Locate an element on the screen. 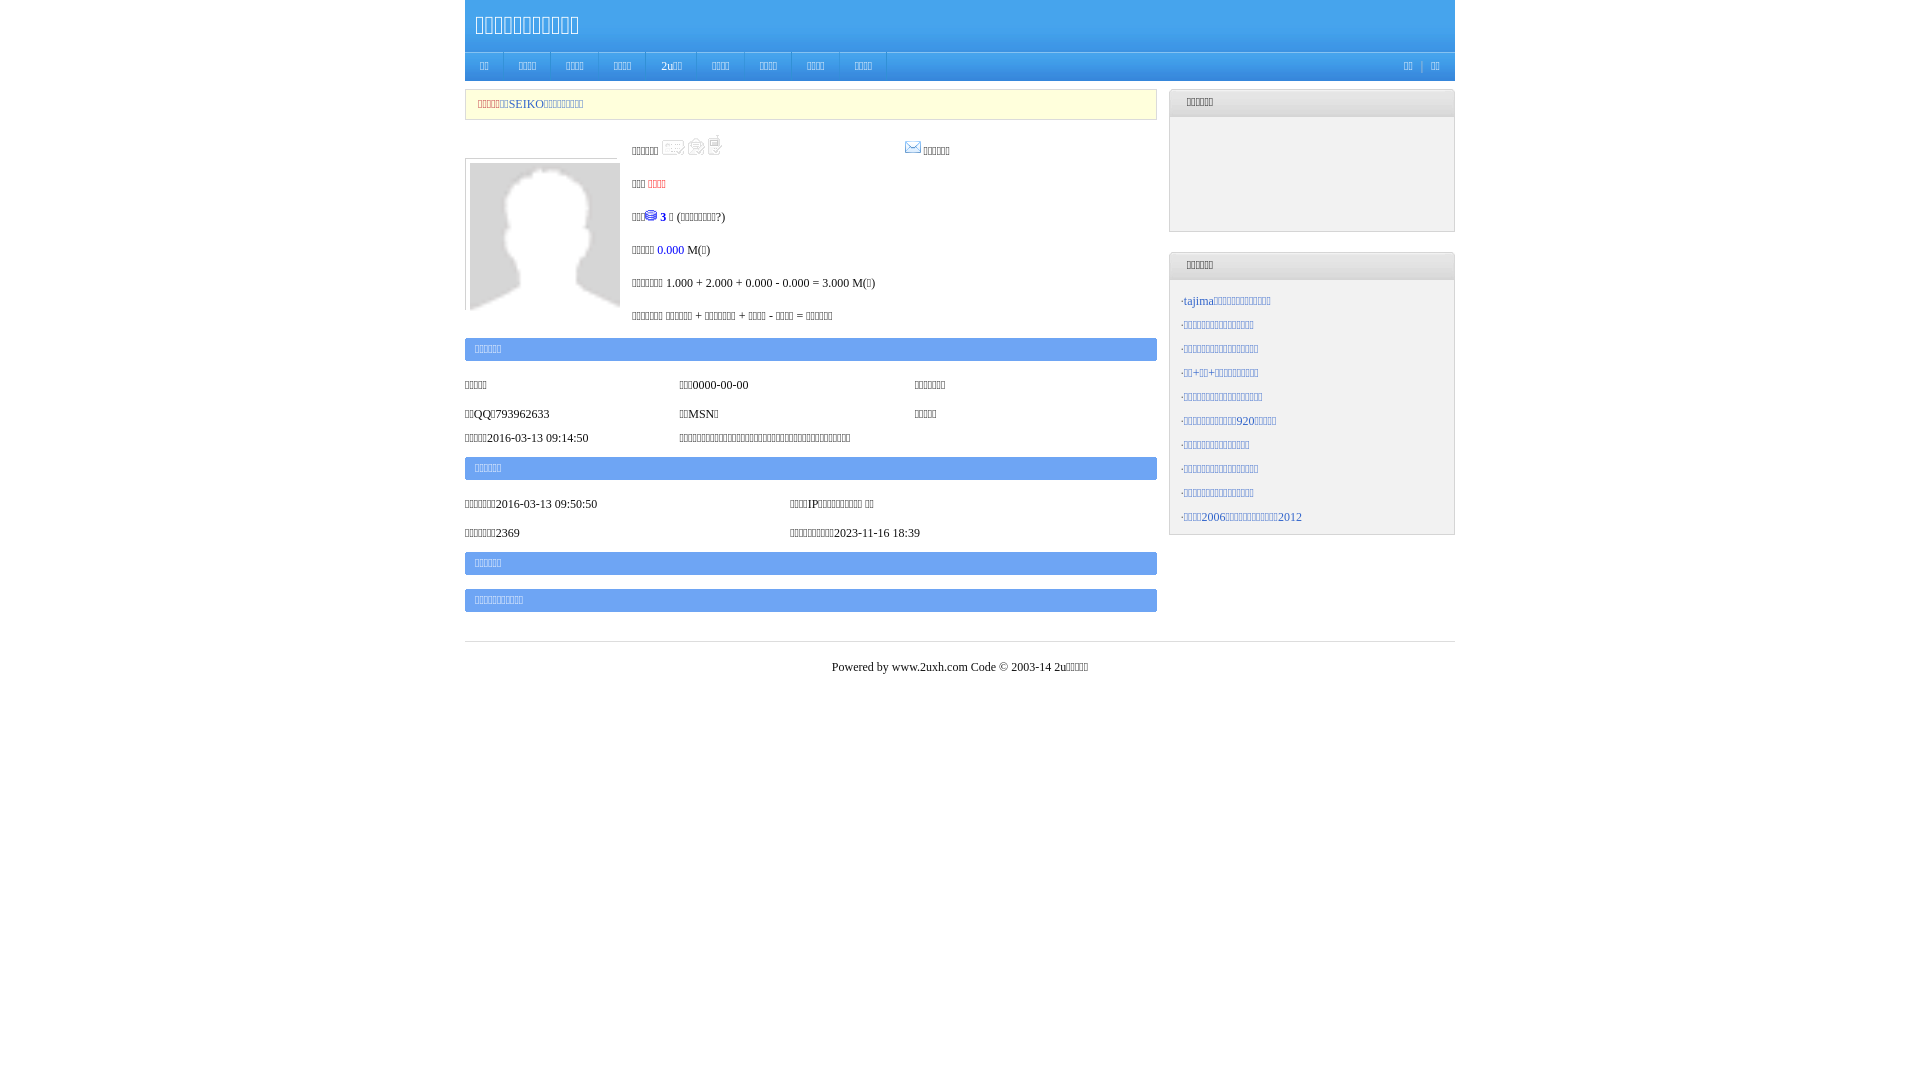  'www.2uxh.com' is located at coordinates (929, 667).